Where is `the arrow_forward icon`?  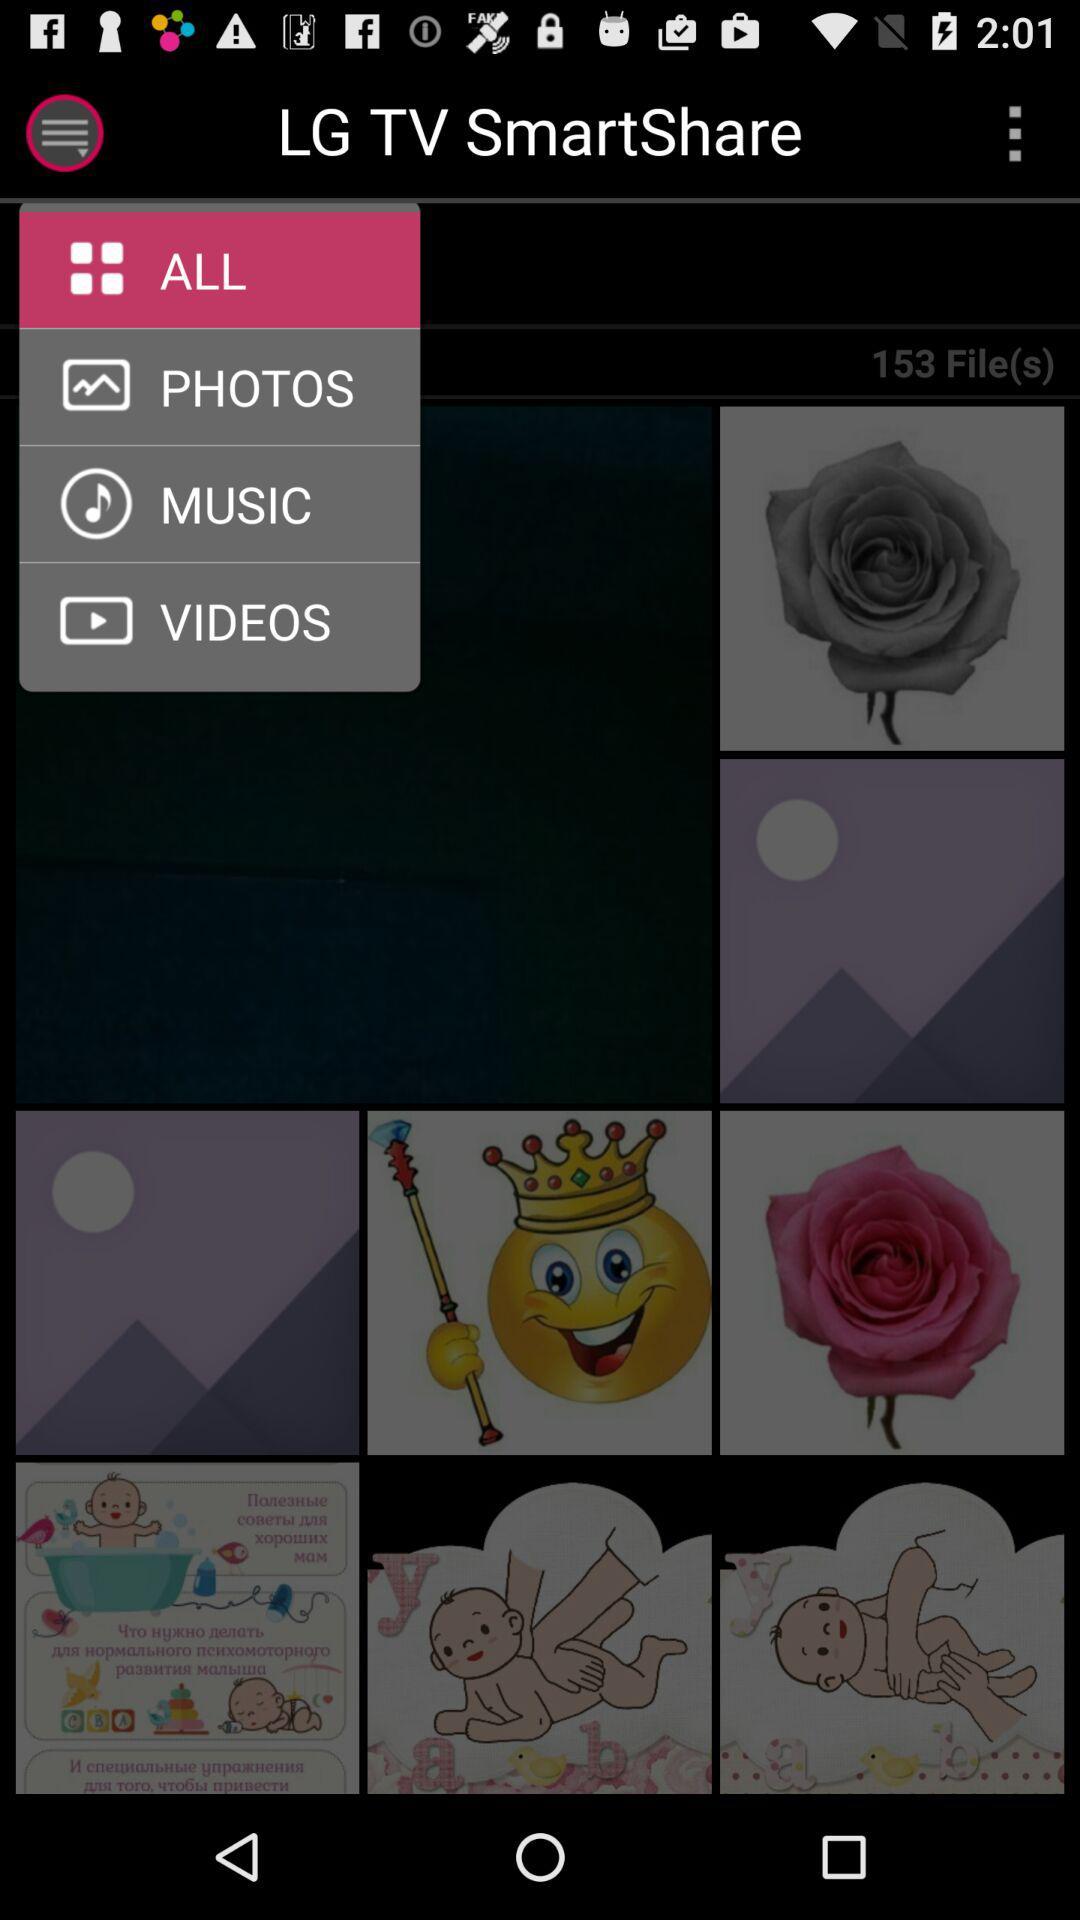 the arrow_forward icon is located at coordinates (219, 351).